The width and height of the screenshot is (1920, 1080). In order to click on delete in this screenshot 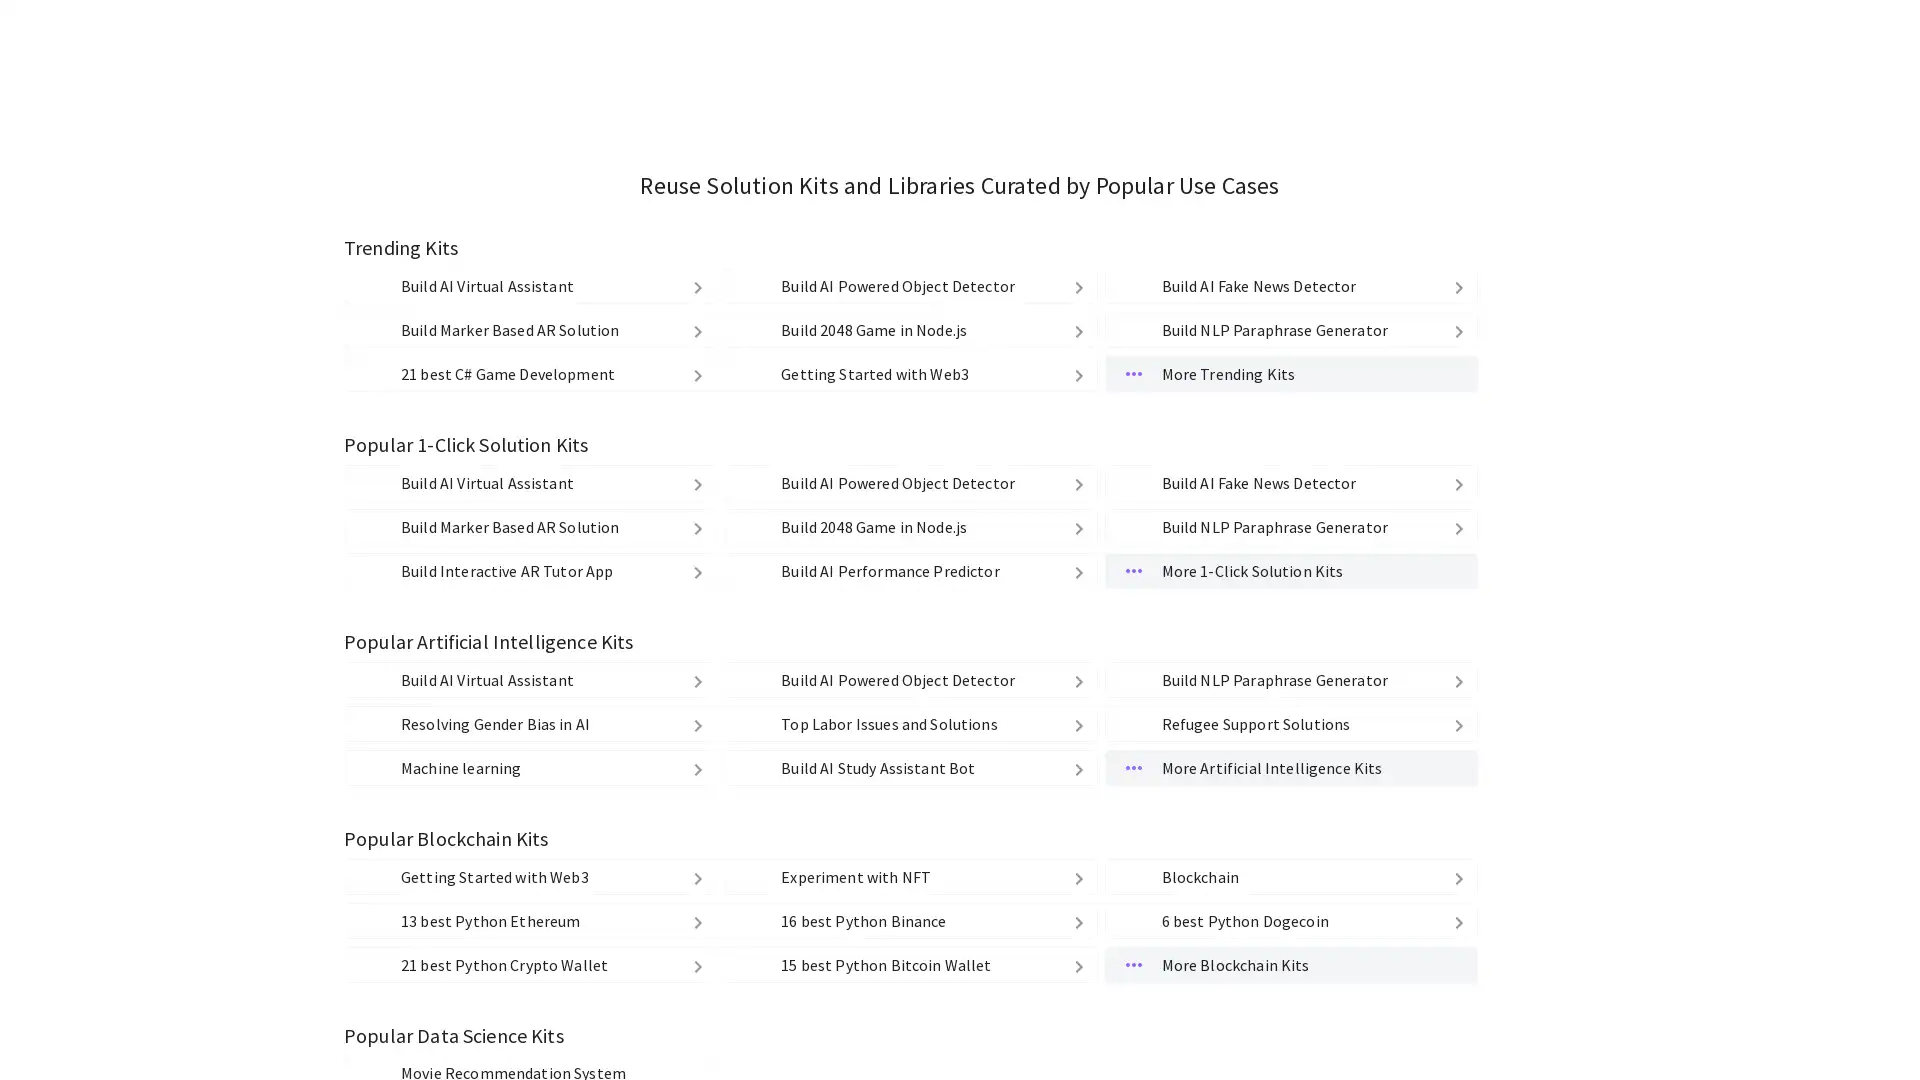, I will do `click(1429, 1030)`.